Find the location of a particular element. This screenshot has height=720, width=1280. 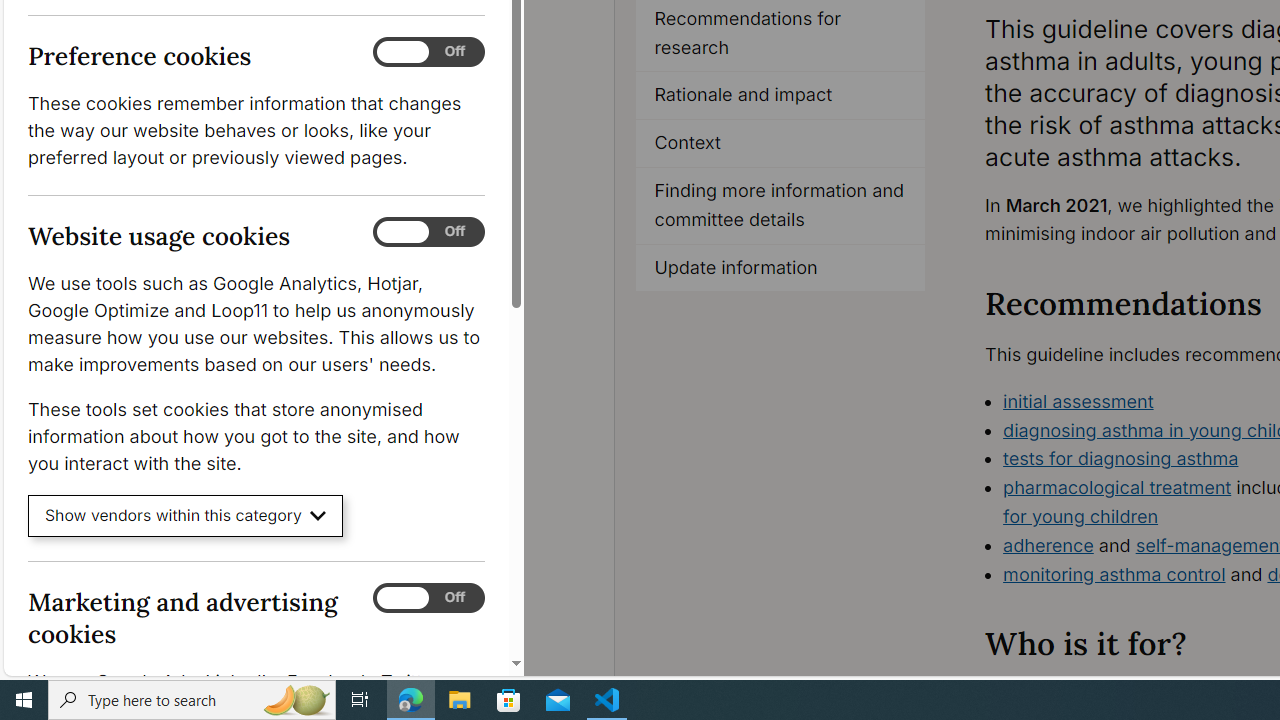

'Finding more information and committee details' is located at coordinates (779, 205).